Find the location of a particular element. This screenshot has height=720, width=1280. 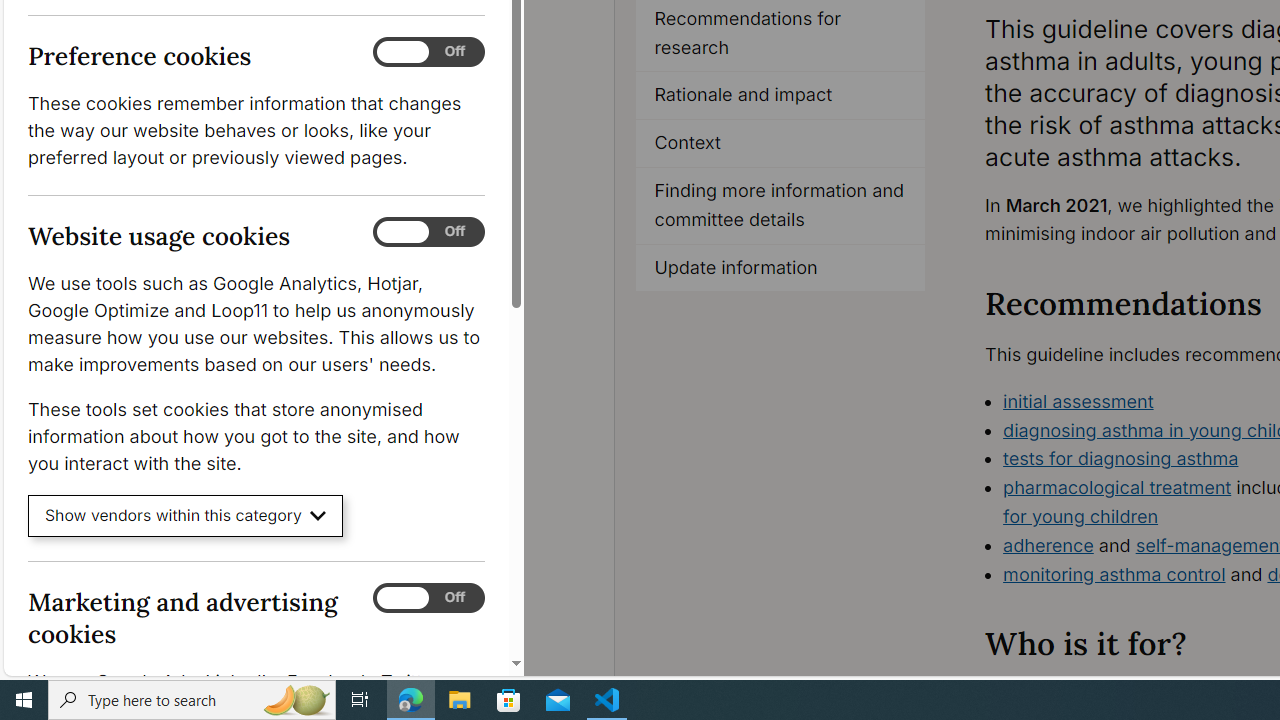

'Finding more information and committee details' is located at coordinates (779, 205).